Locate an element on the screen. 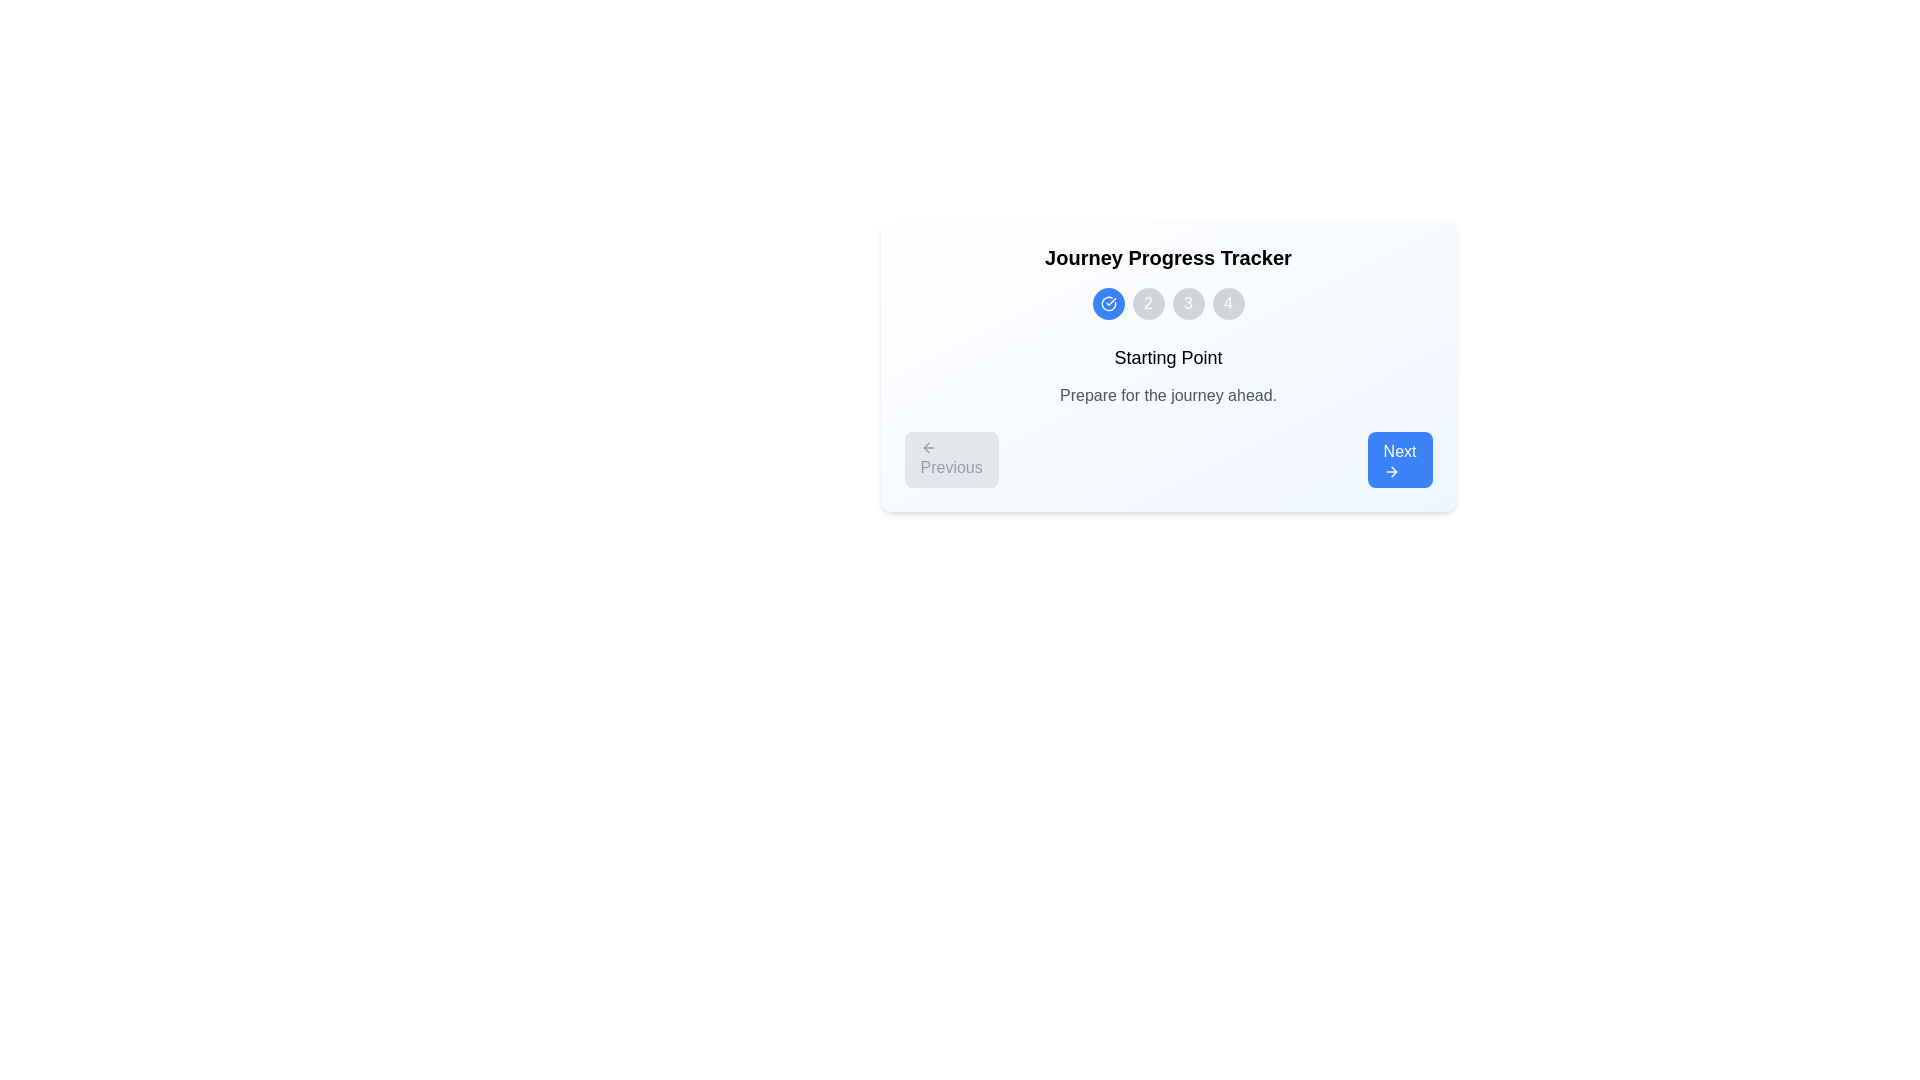  the leftward arrow icon within the 'Previous' button located at the lower-left section of the card-like interface is located at coordinates (927, 446).